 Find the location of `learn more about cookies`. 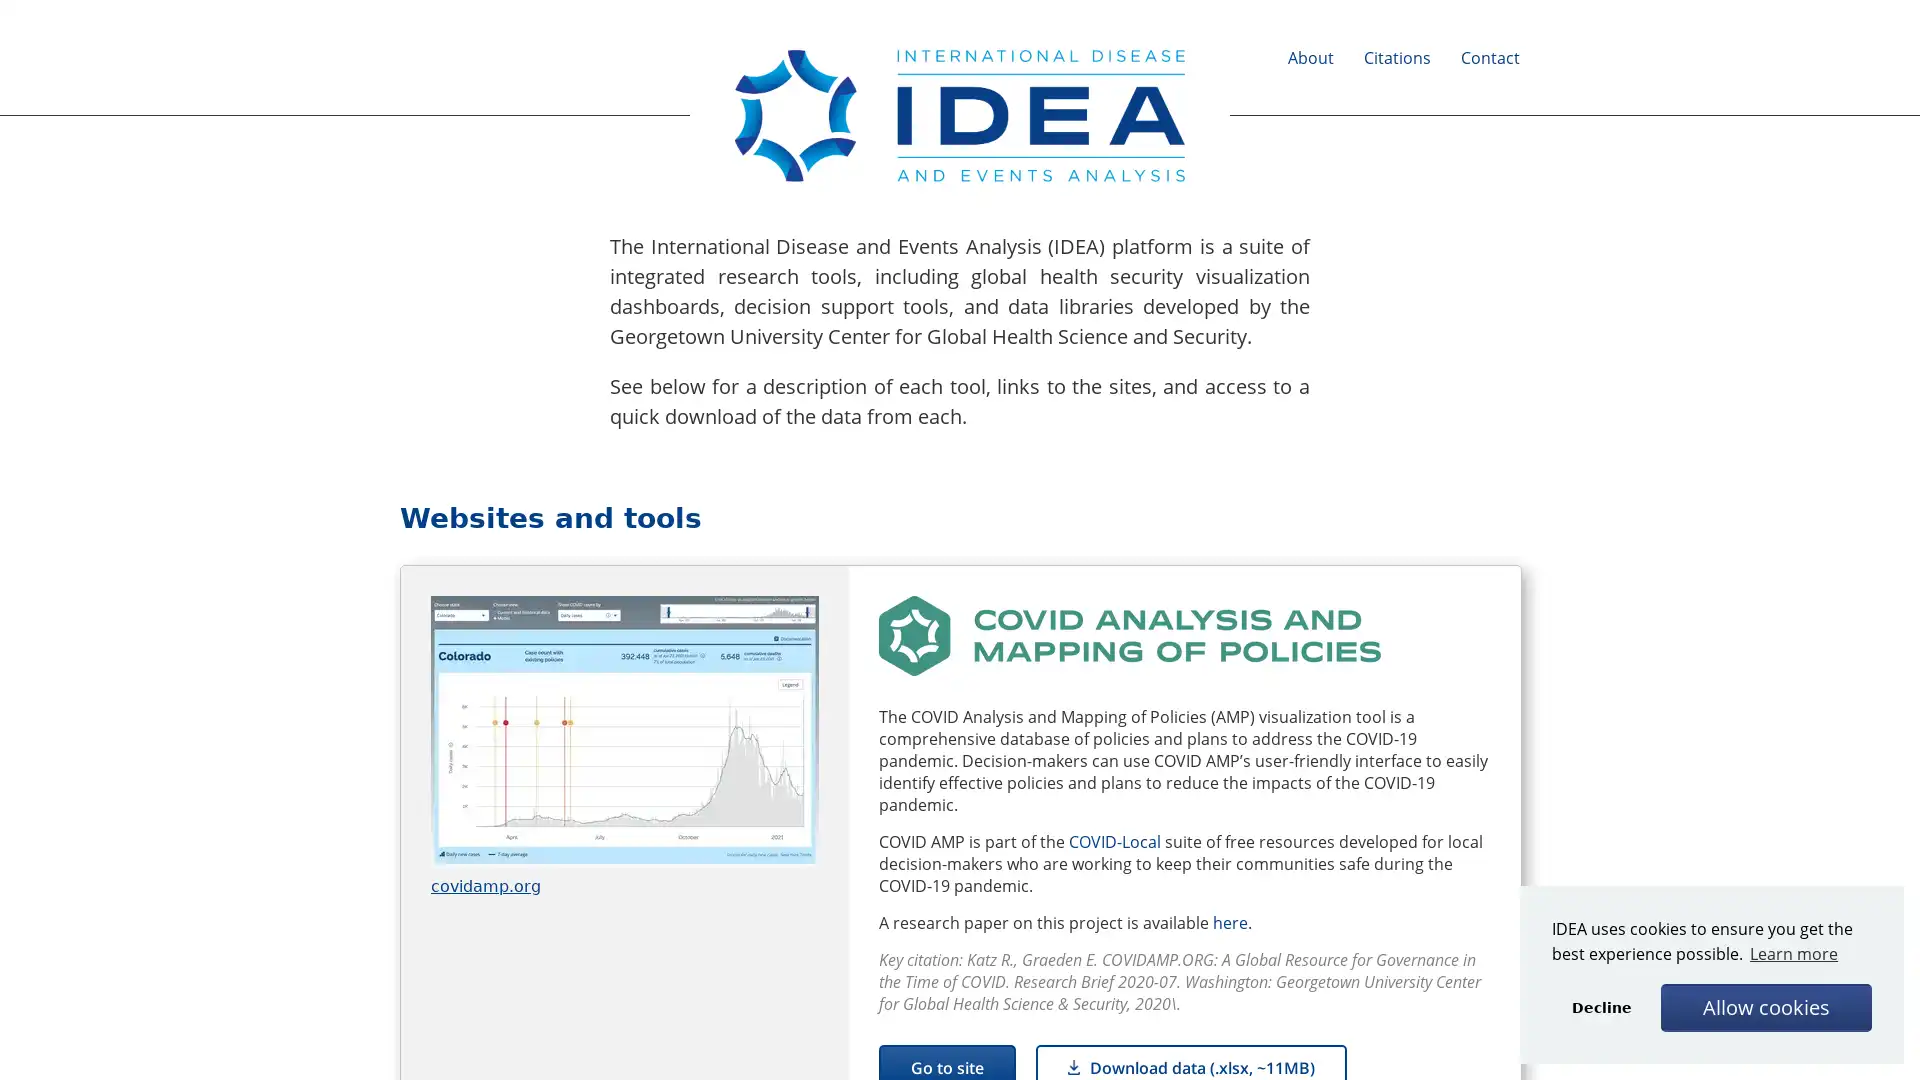

learn more about cookies is located at coordinates (1794, 952).